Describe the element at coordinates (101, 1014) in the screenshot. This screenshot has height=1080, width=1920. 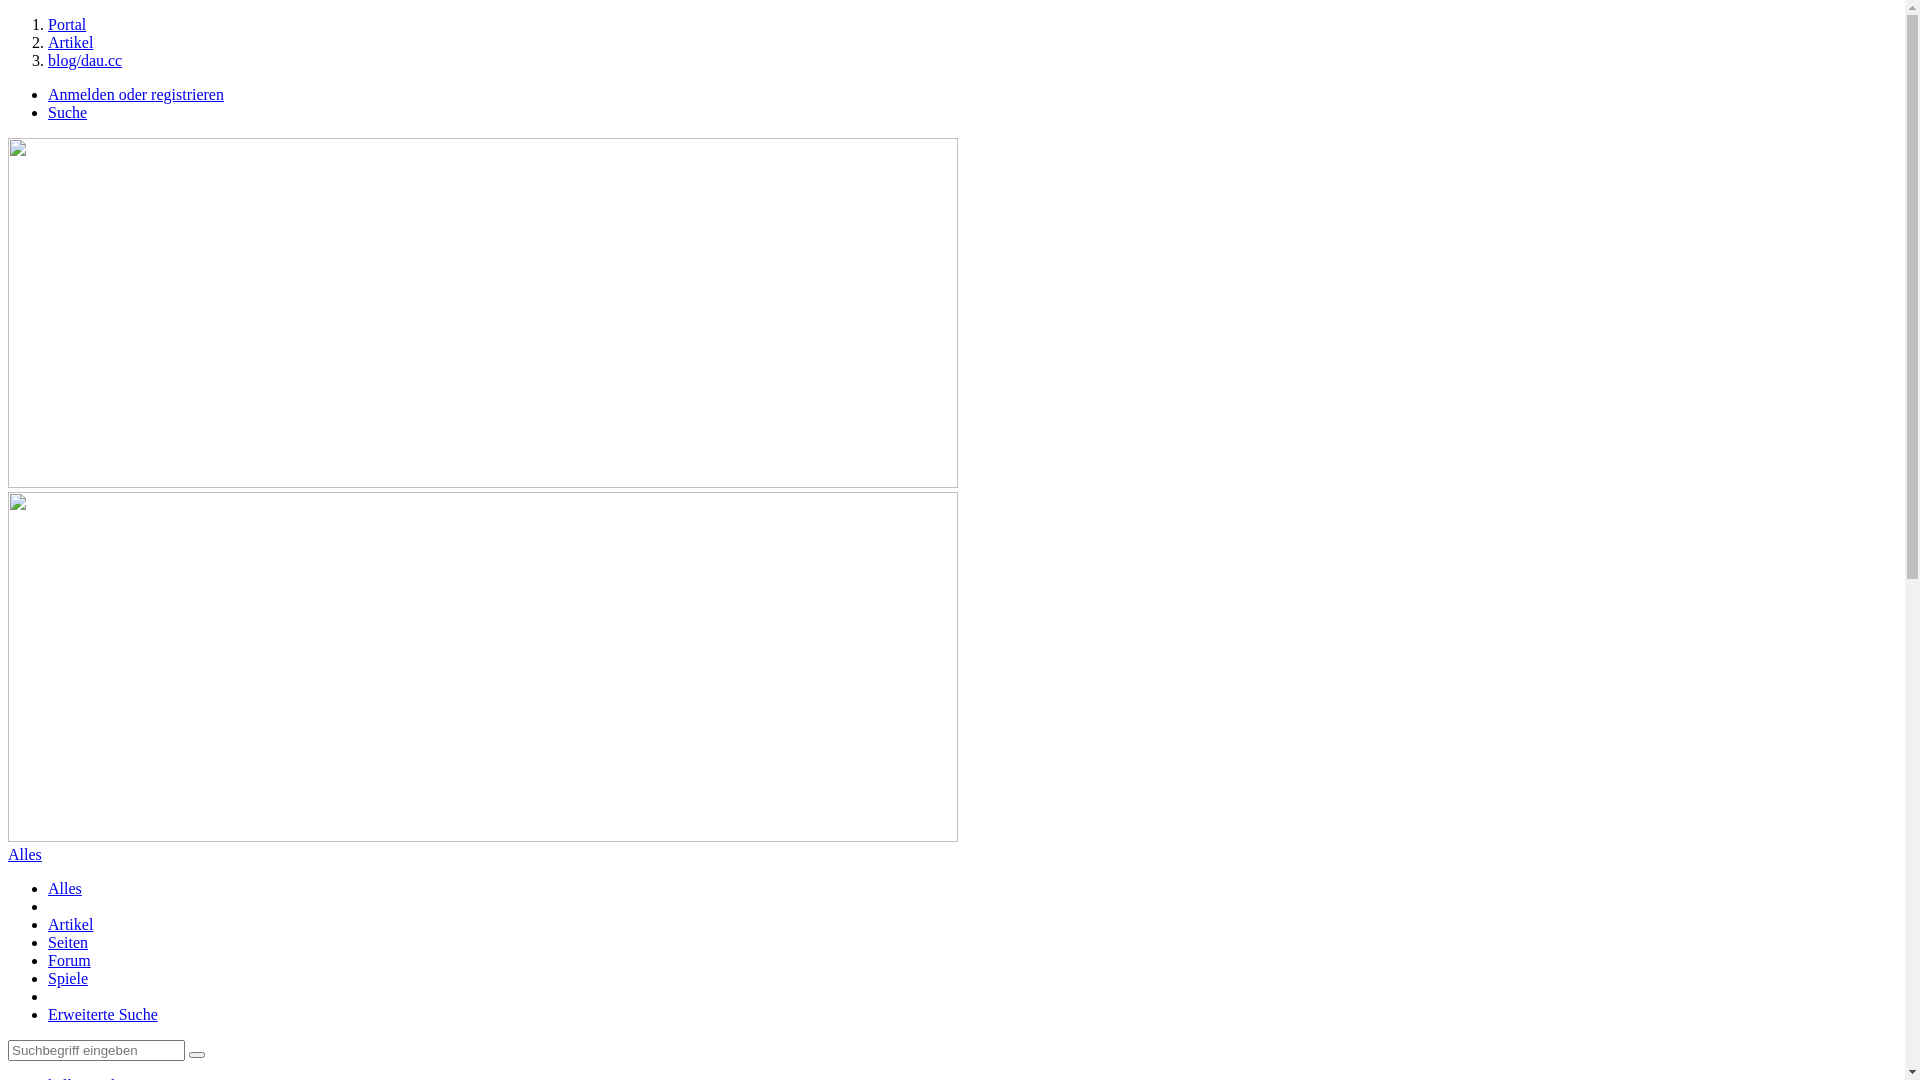
I see `'Erweiterte Suche'` at that location.